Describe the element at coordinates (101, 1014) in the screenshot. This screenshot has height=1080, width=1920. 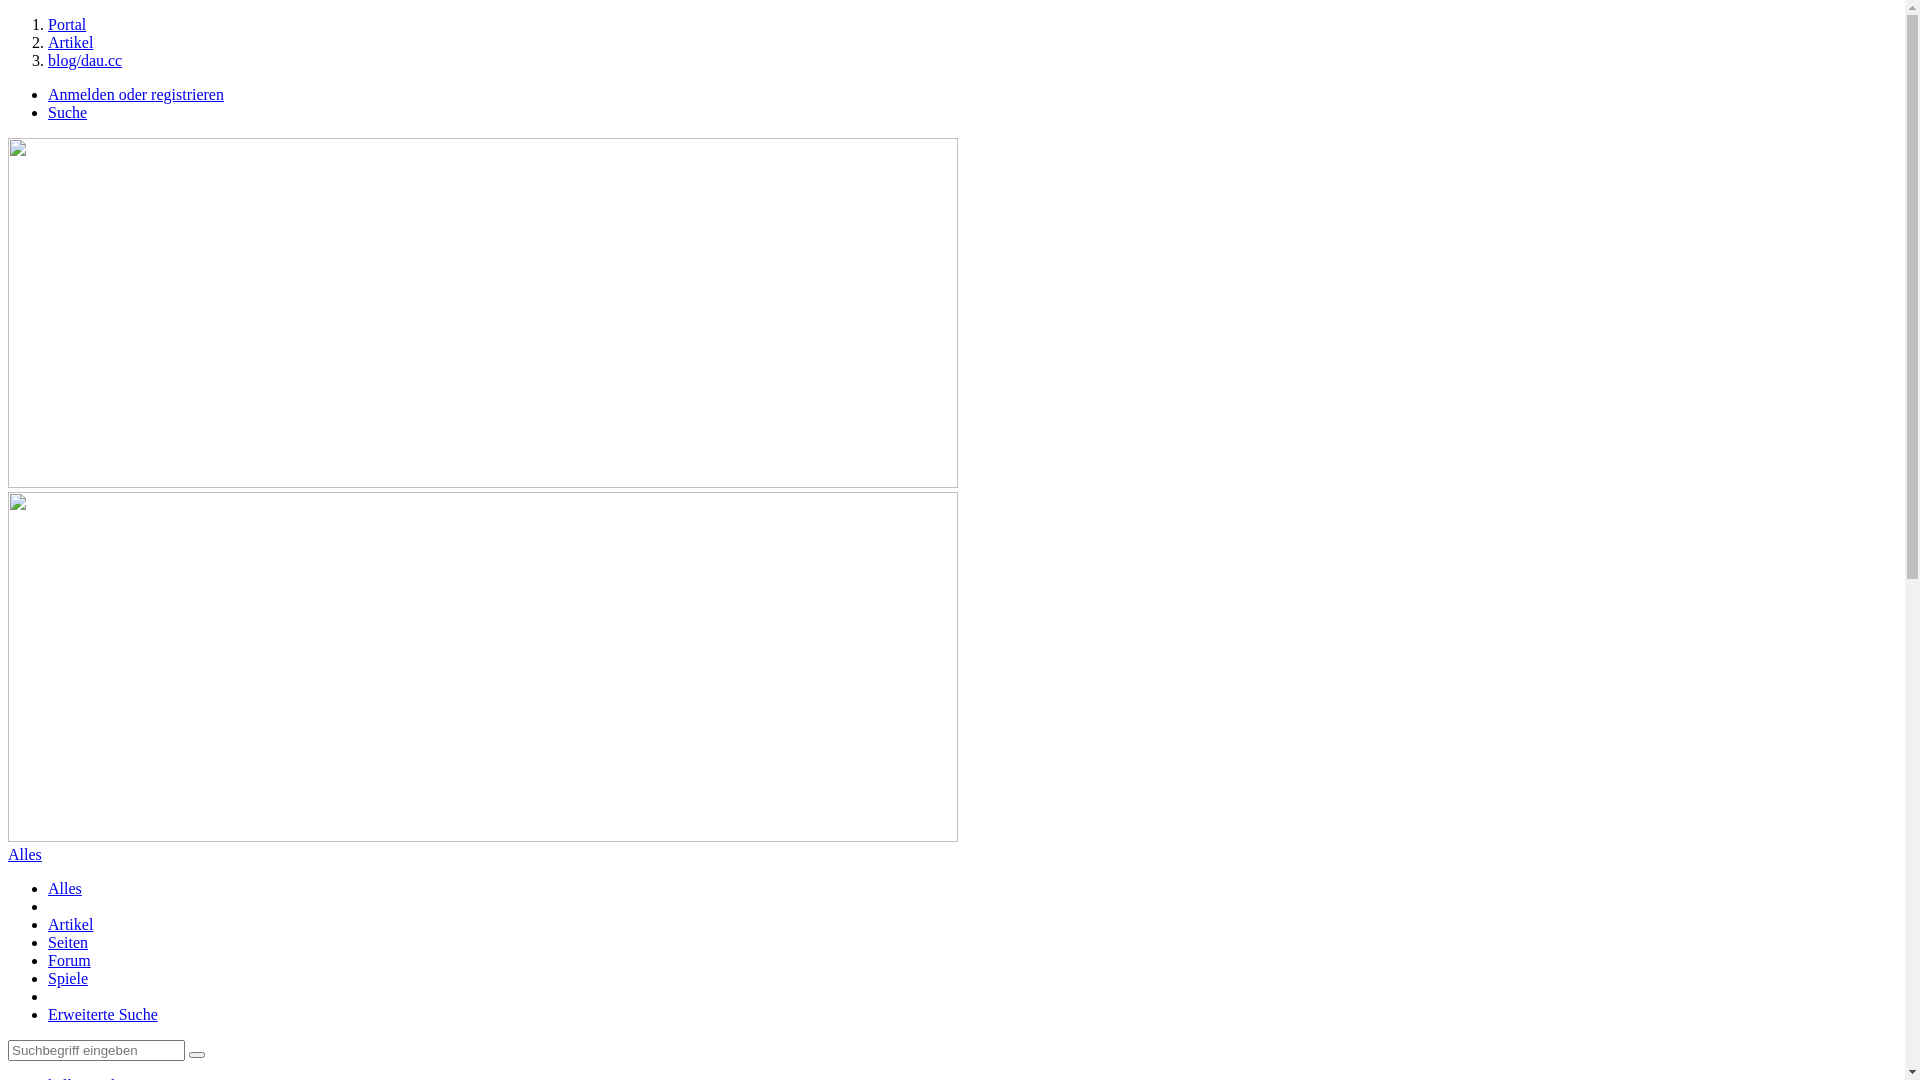
I see `'Erweiterte Suche'` at that location.